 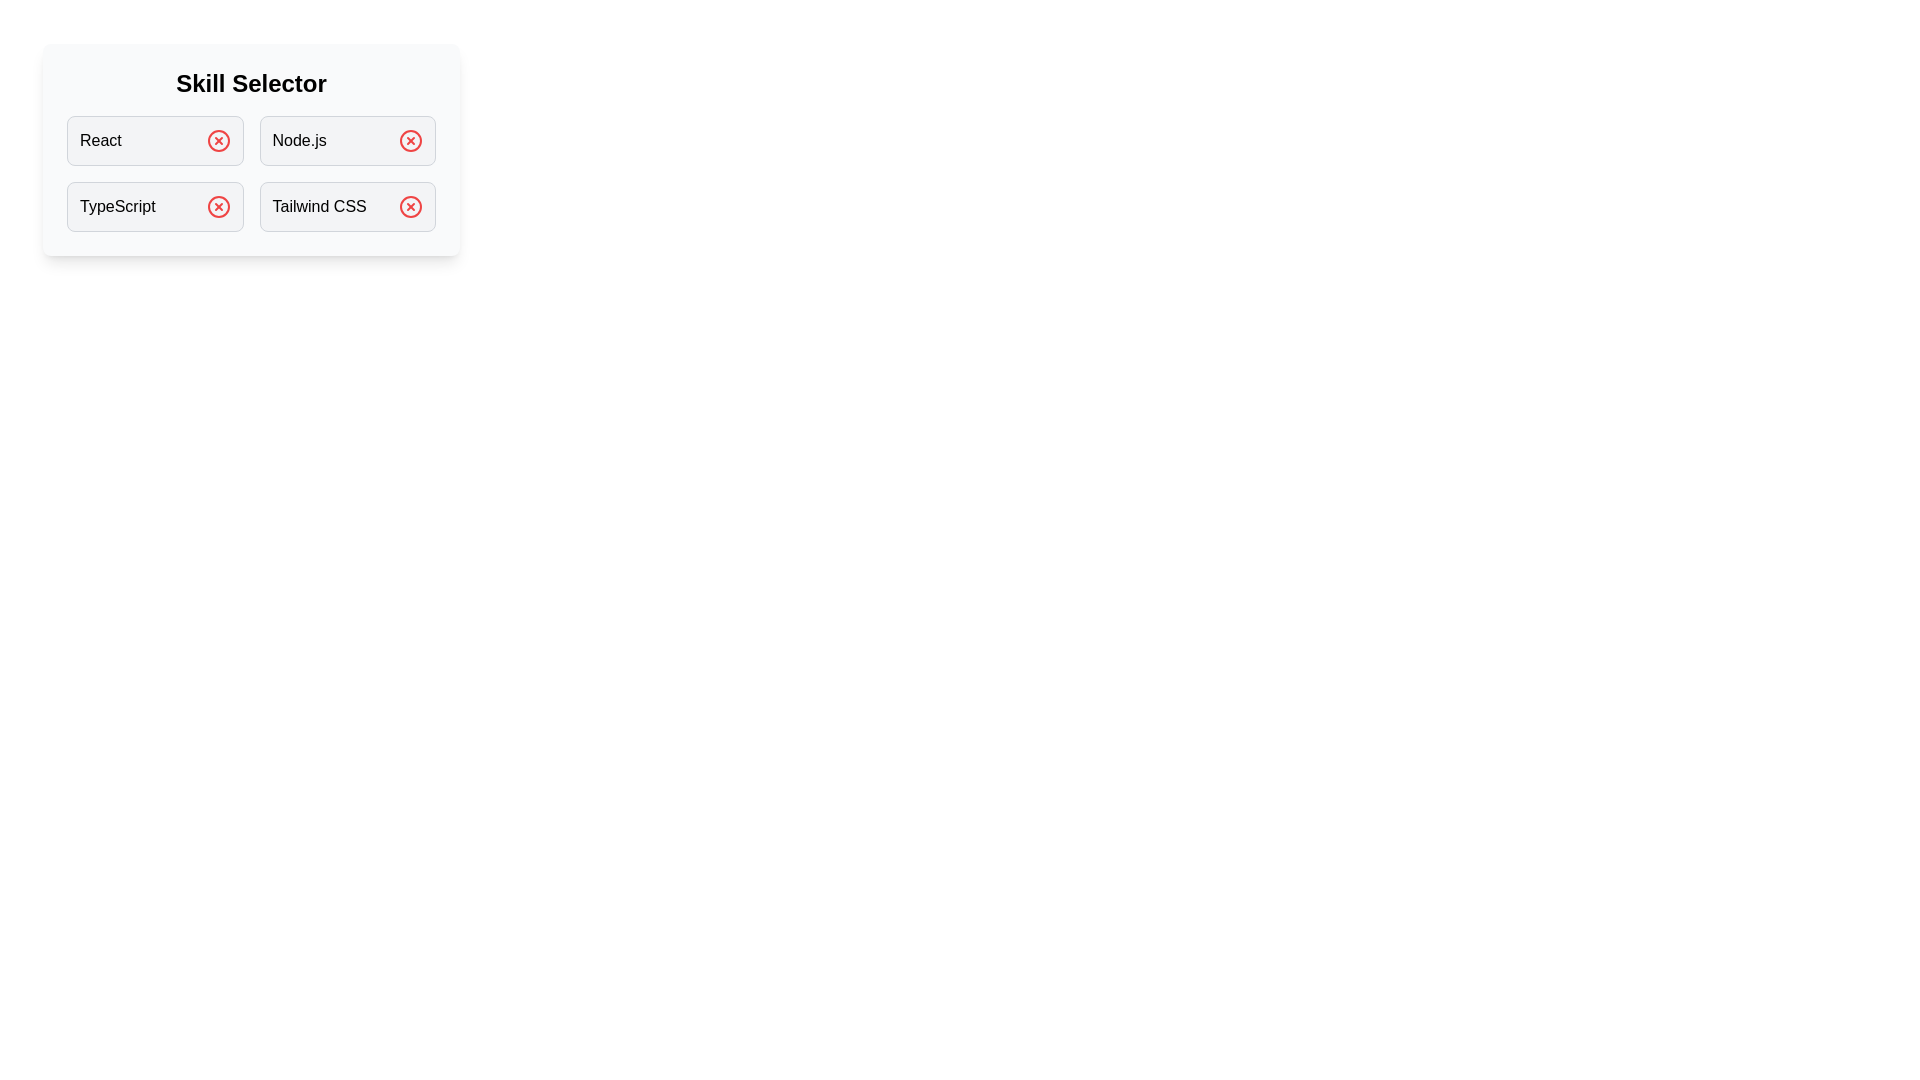 What do you see at coordinates (347, 140) in the screenshot?
I see `the skill box labeled Node.js` at bounding box center [347, 140].